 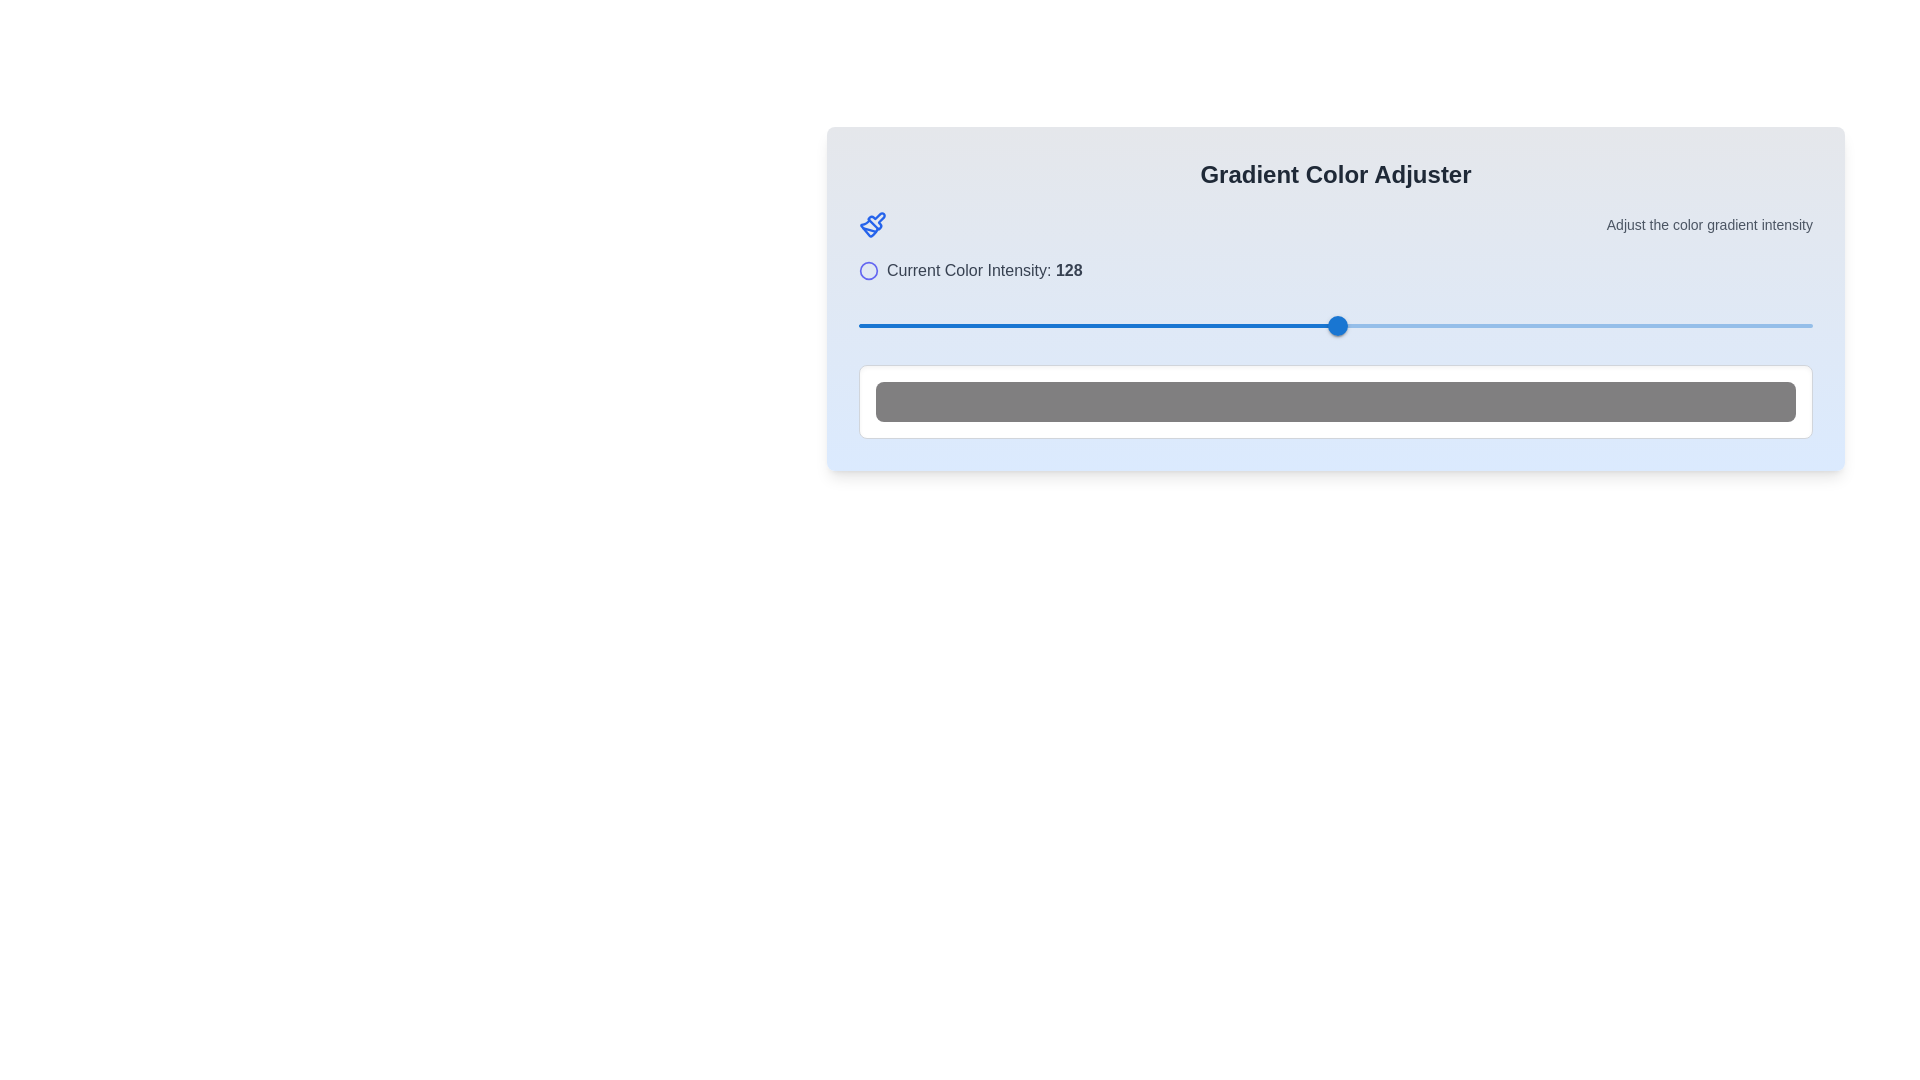 I want to click on the gradient color intensity, so click(x=1737, y=325).